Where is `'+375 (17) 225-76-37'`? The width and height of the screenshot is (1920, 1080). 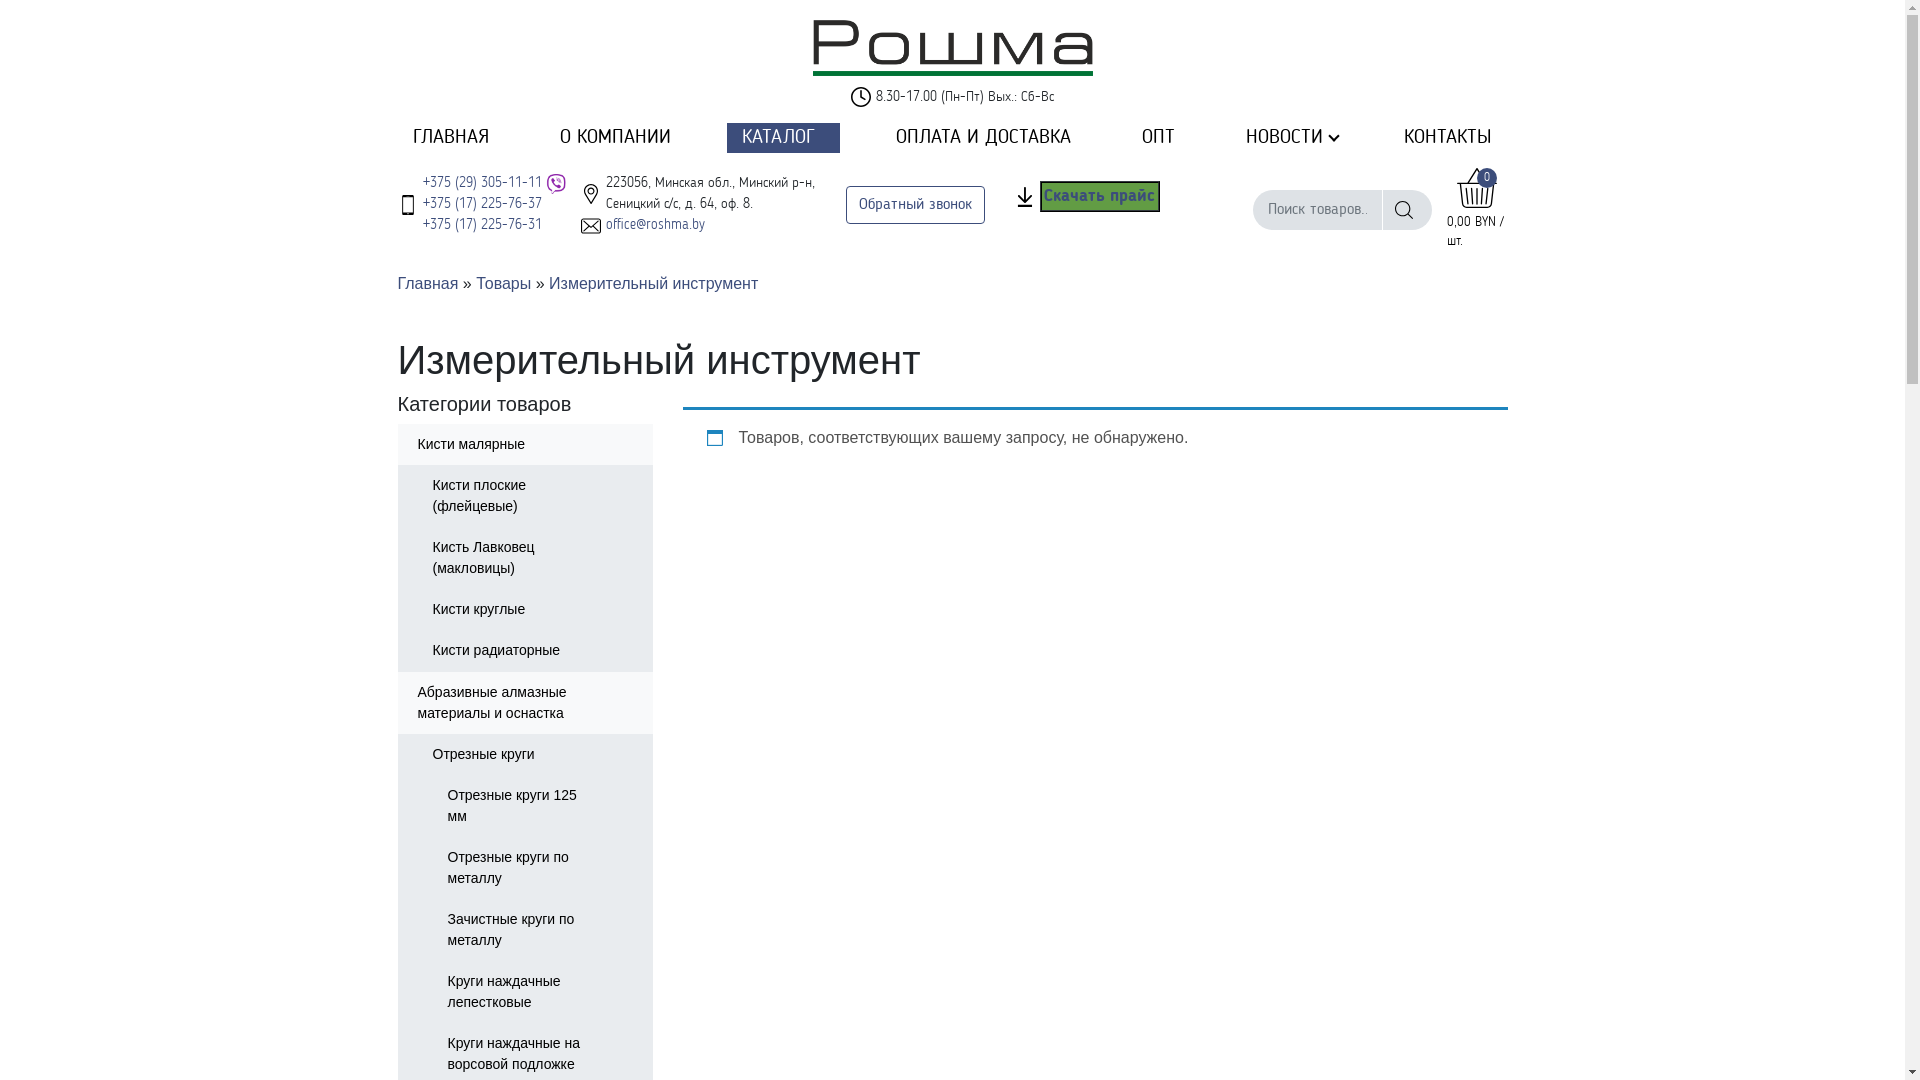 '+375 (17) 225-76-37' is located at coordinates (481, 204).